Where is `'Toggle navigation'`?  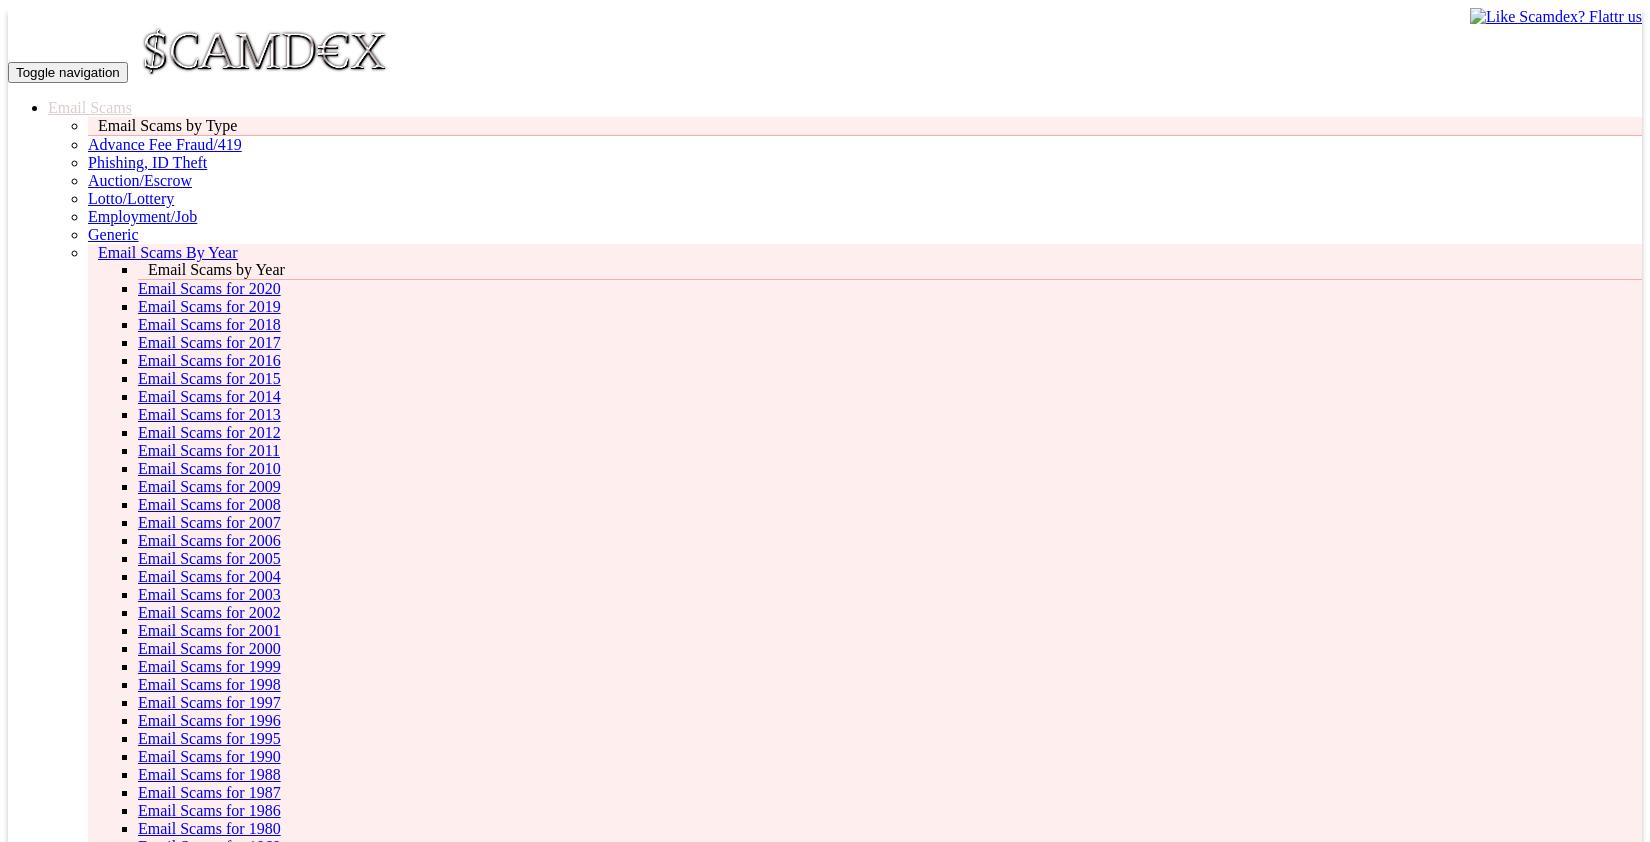
'Toggle navigation' is located at coordinates (67, 71).